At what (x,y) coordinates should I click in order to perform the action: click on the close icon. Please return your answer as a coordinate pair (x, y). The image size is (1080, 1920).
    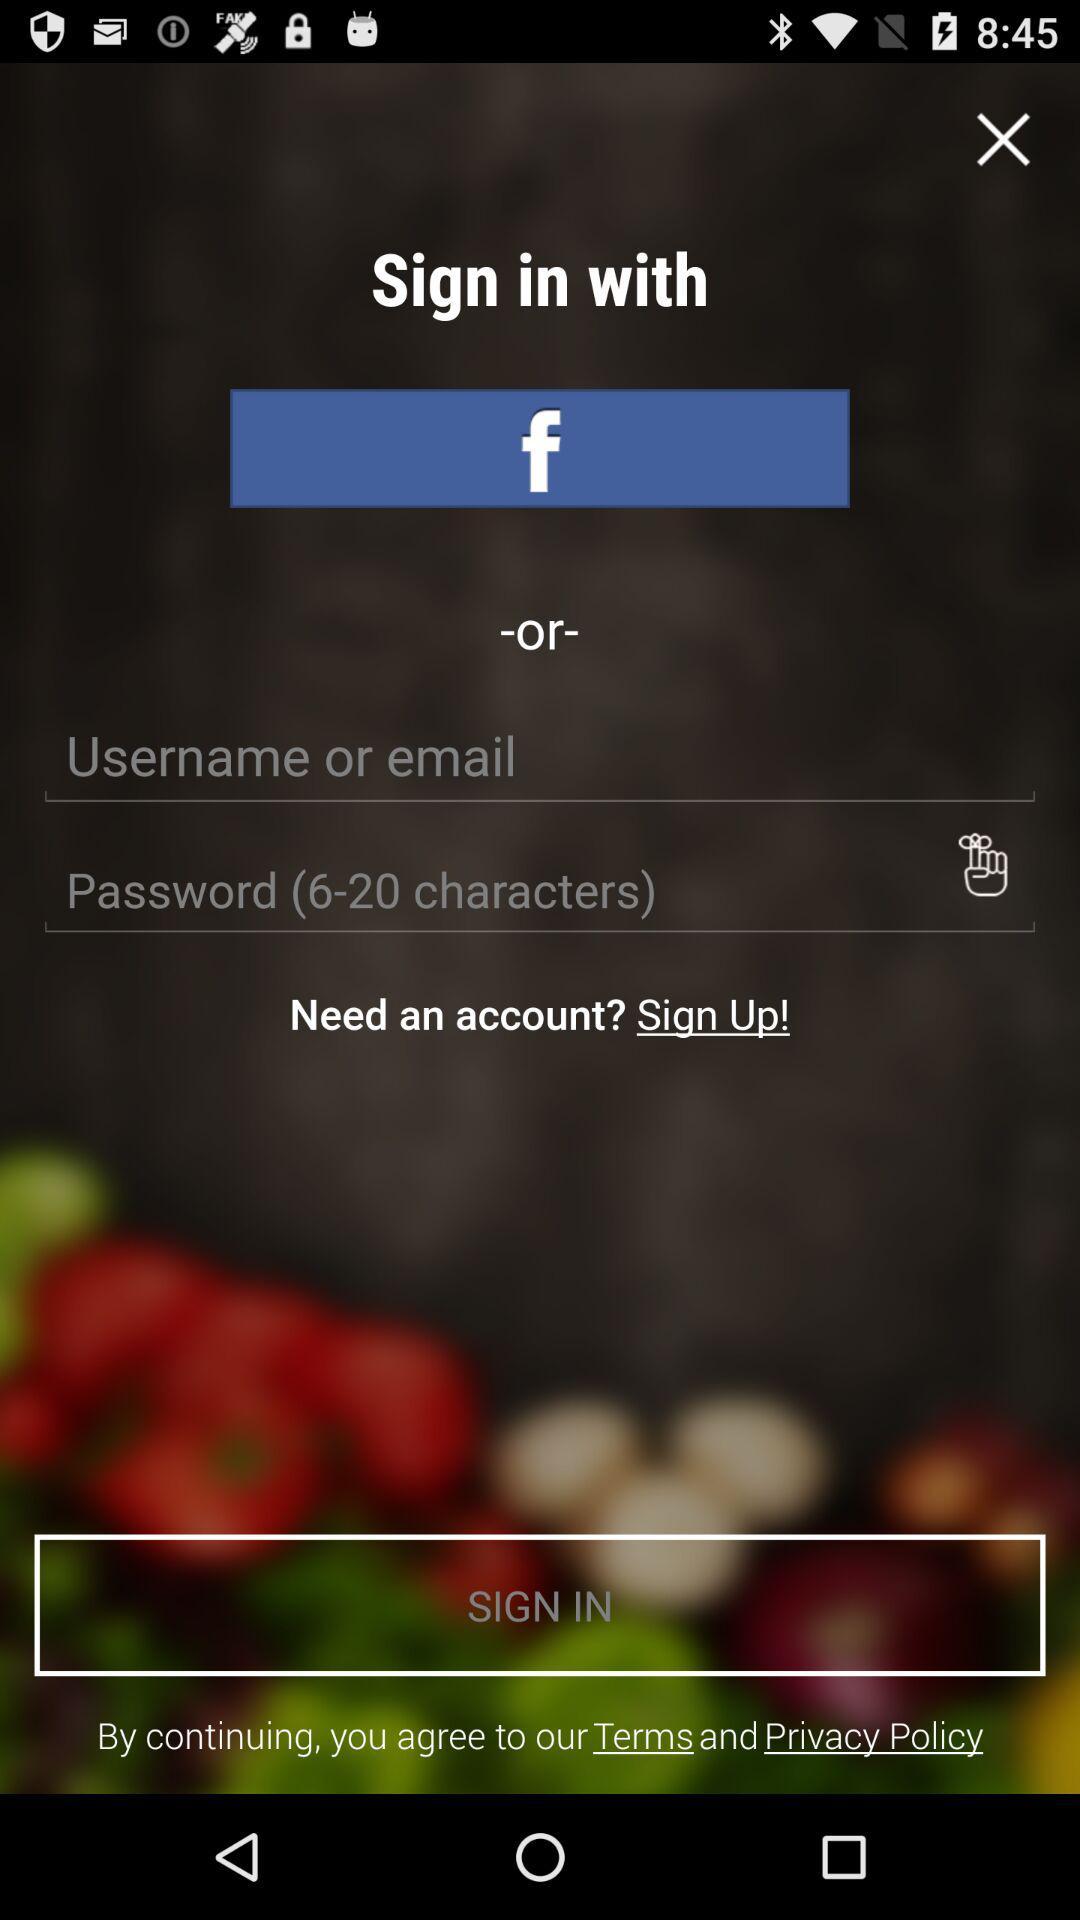
    Looking at the image, I should click on (1003, 148).